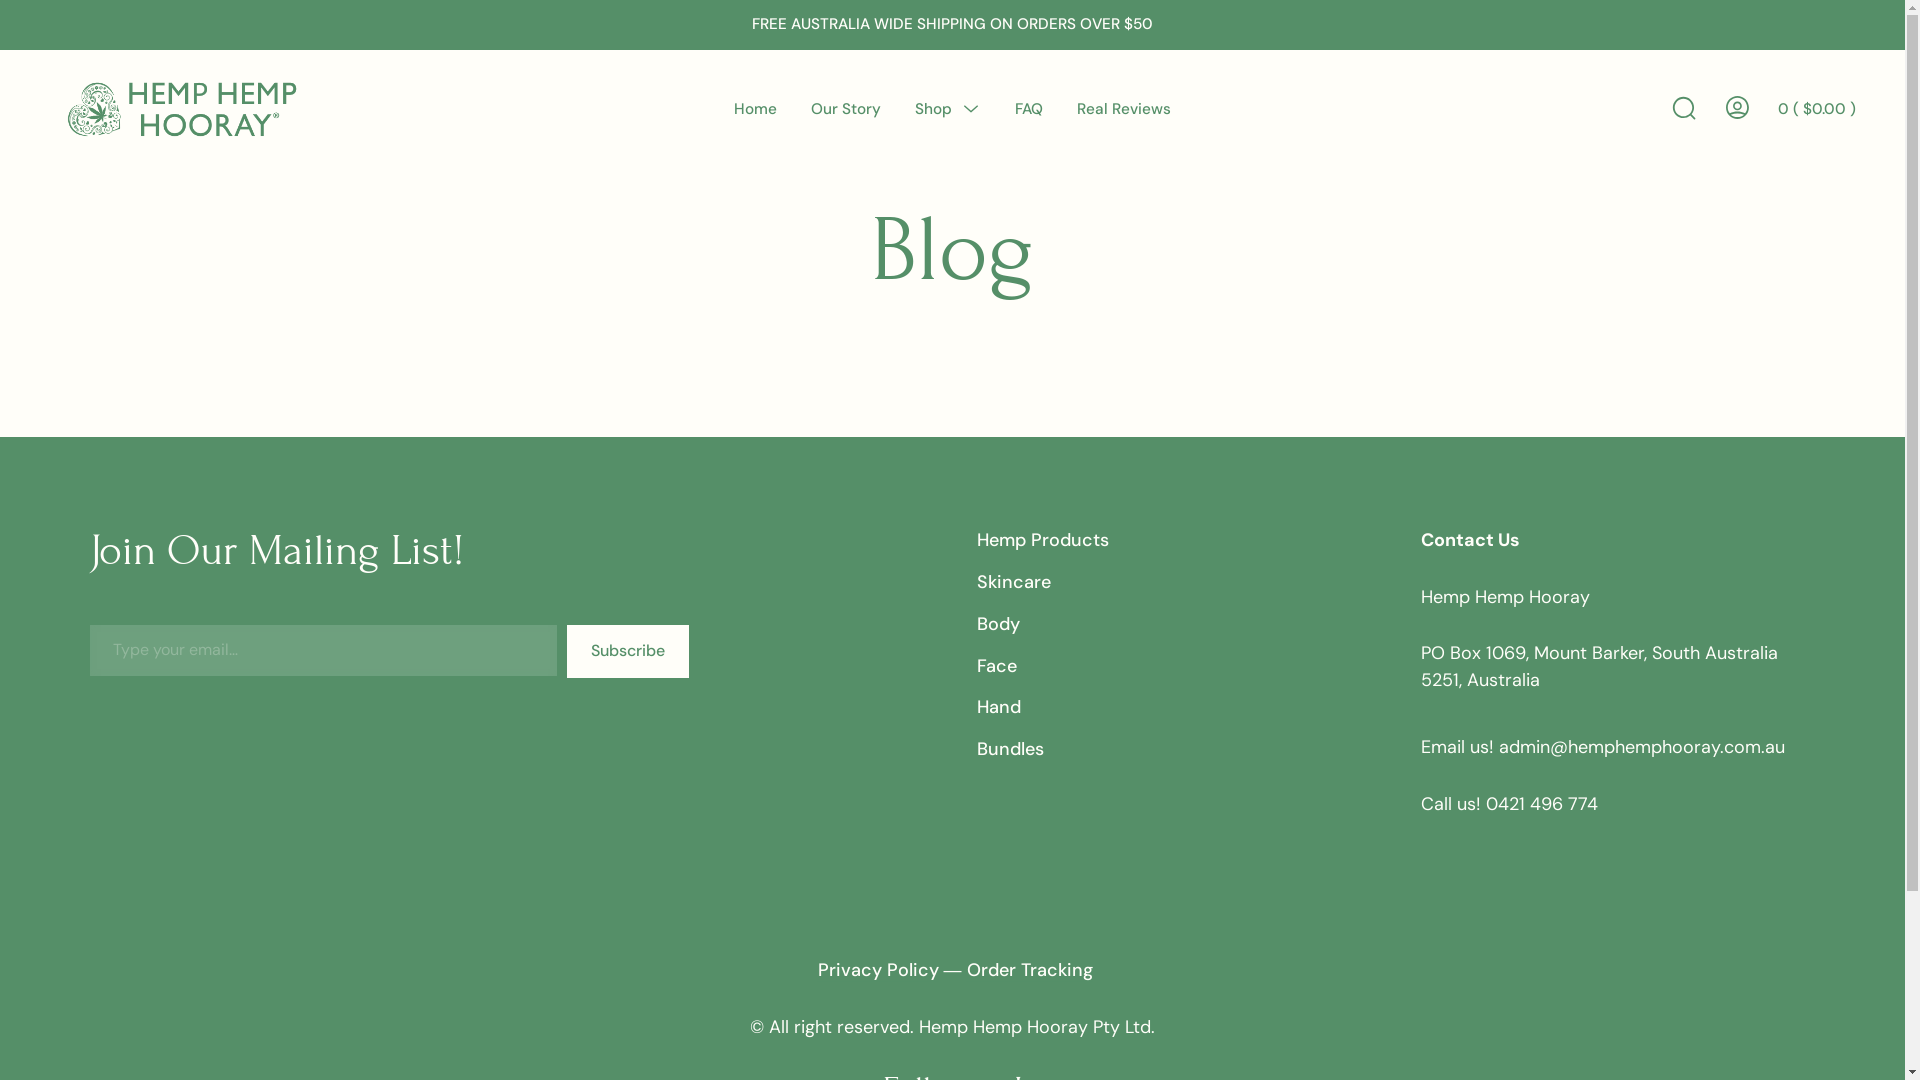  I want to click on 'Subscribe', so click(627, 651).